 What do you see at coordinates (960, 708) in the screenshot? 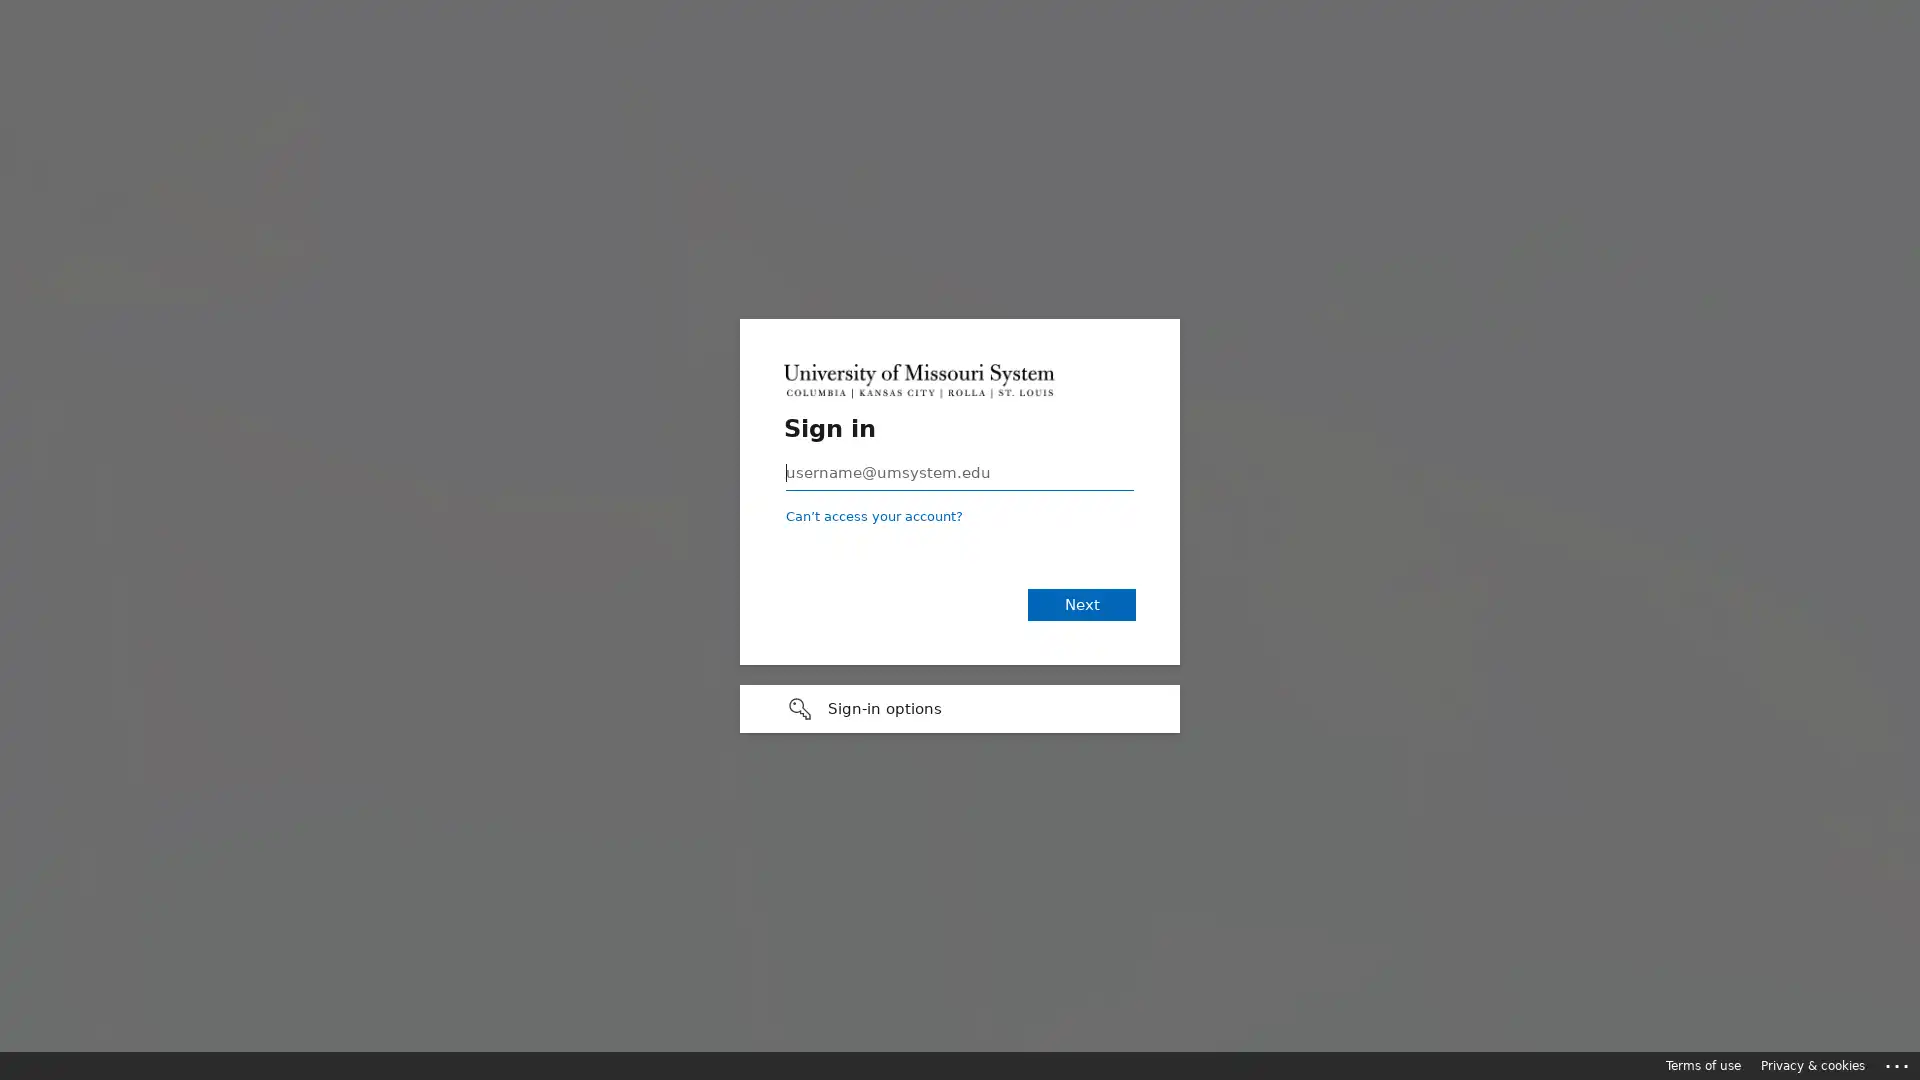
I see `Sign-in options` at bounding box center [960, 708].